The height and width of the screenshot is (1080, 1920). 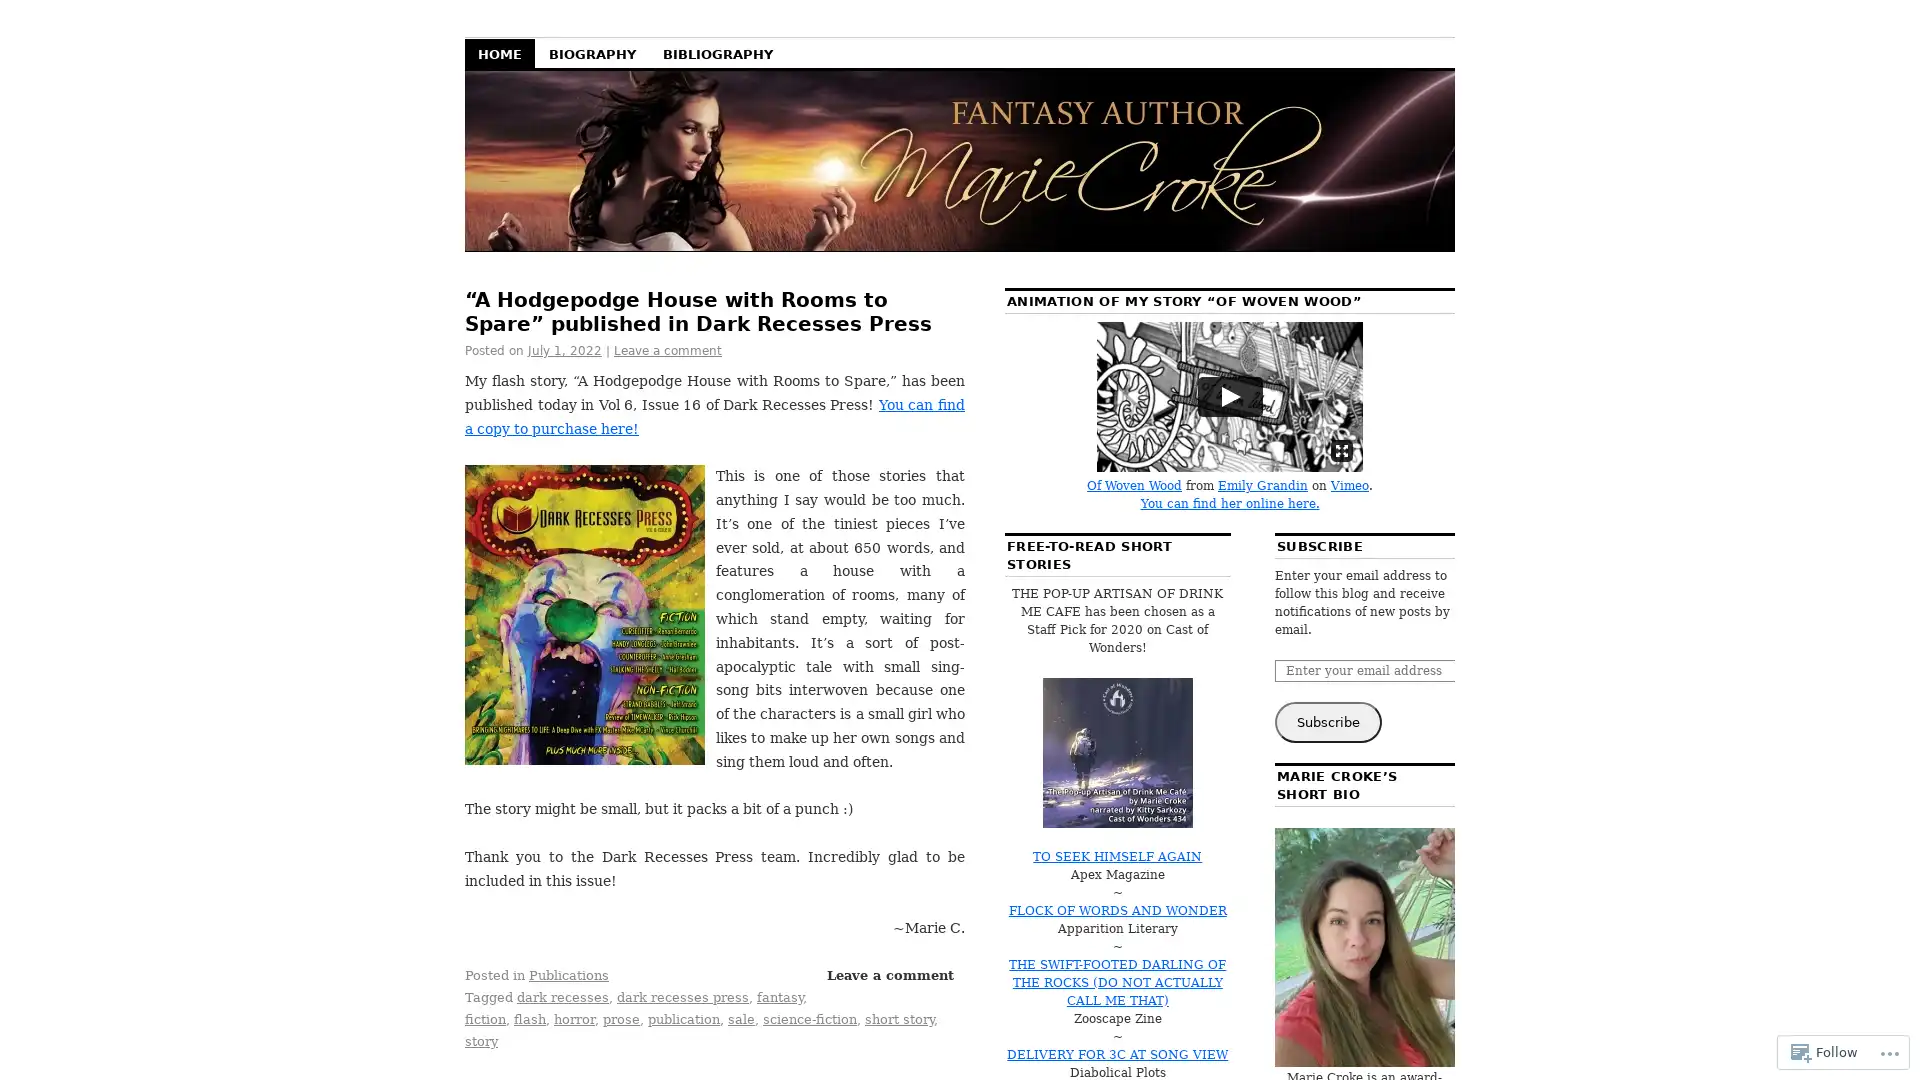 What do you see at coordinates (1328, 722) in the screenshot?
I see `Subscribe` at bounding box center [1328, 722].